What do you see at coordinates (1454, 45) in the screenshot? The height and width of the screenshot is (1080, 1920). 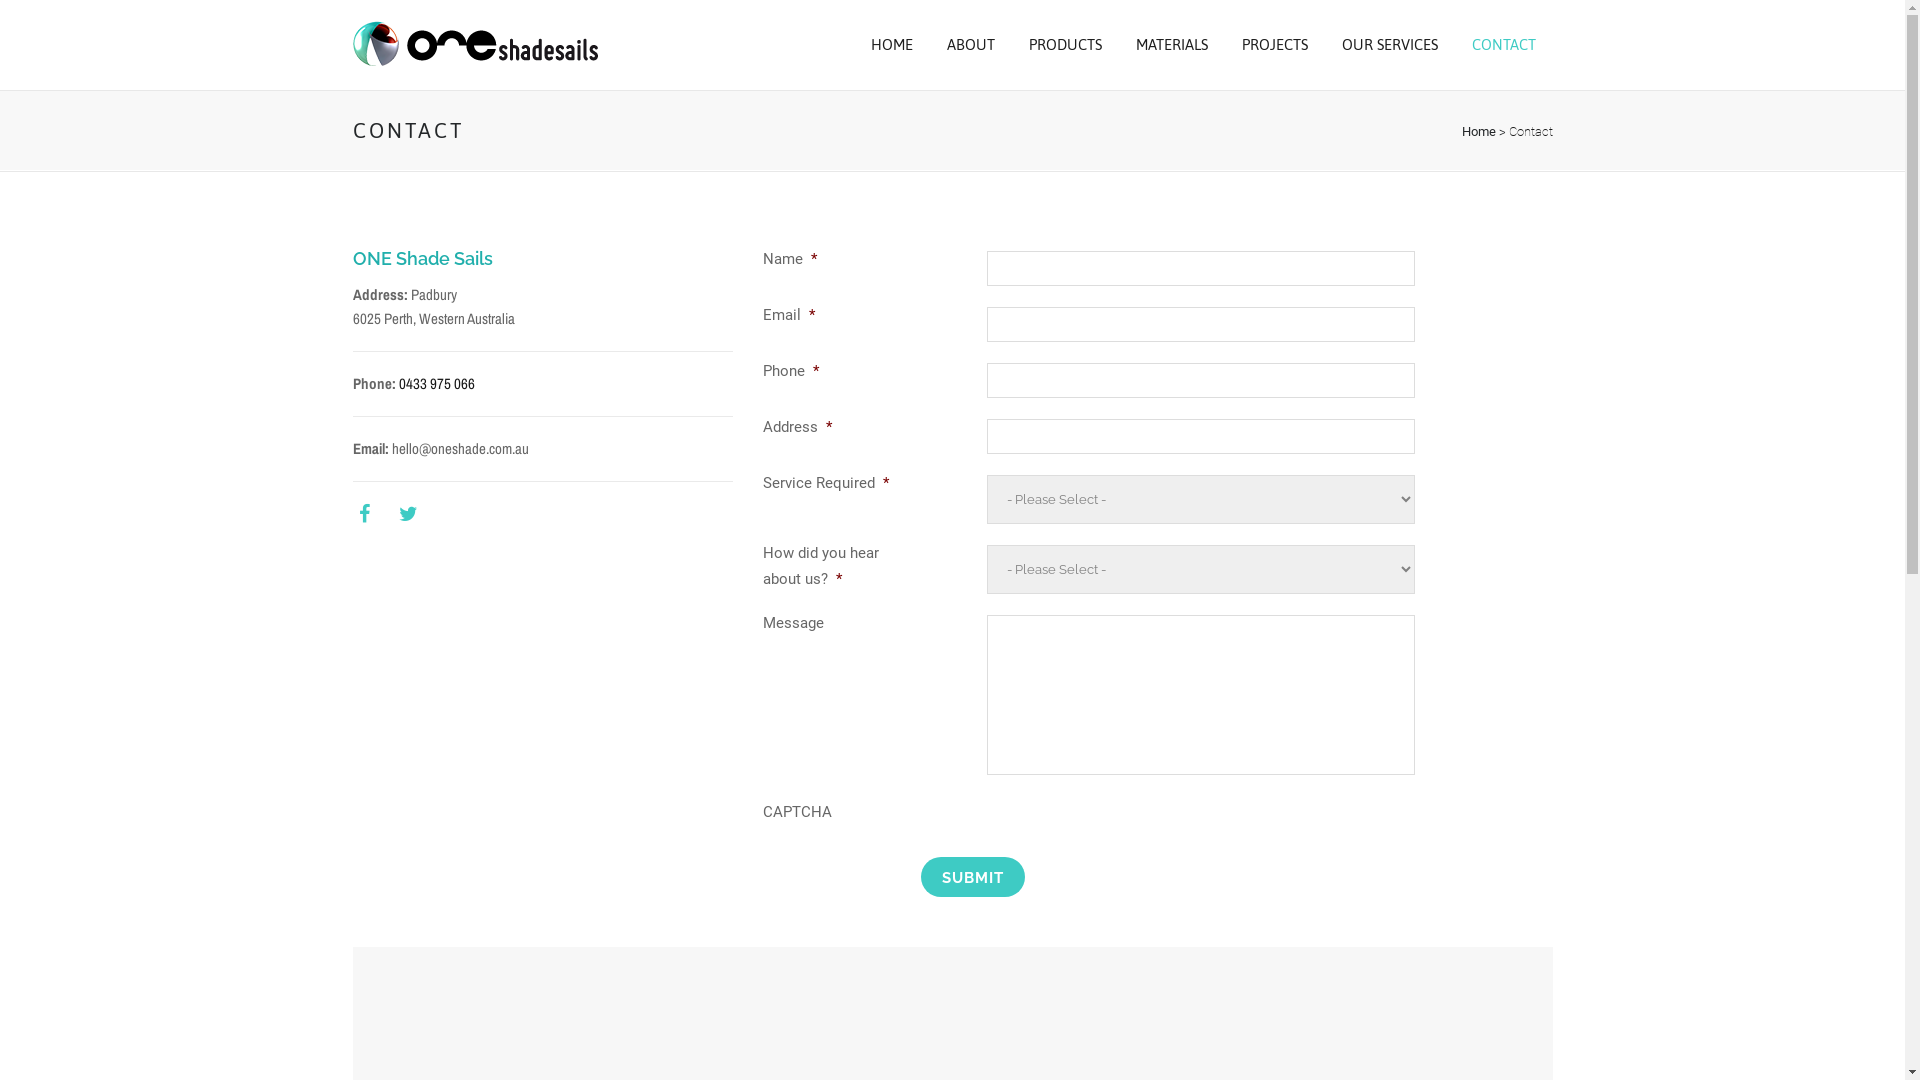 I see `'CONTACT'` at bounding box center [1454, 45].